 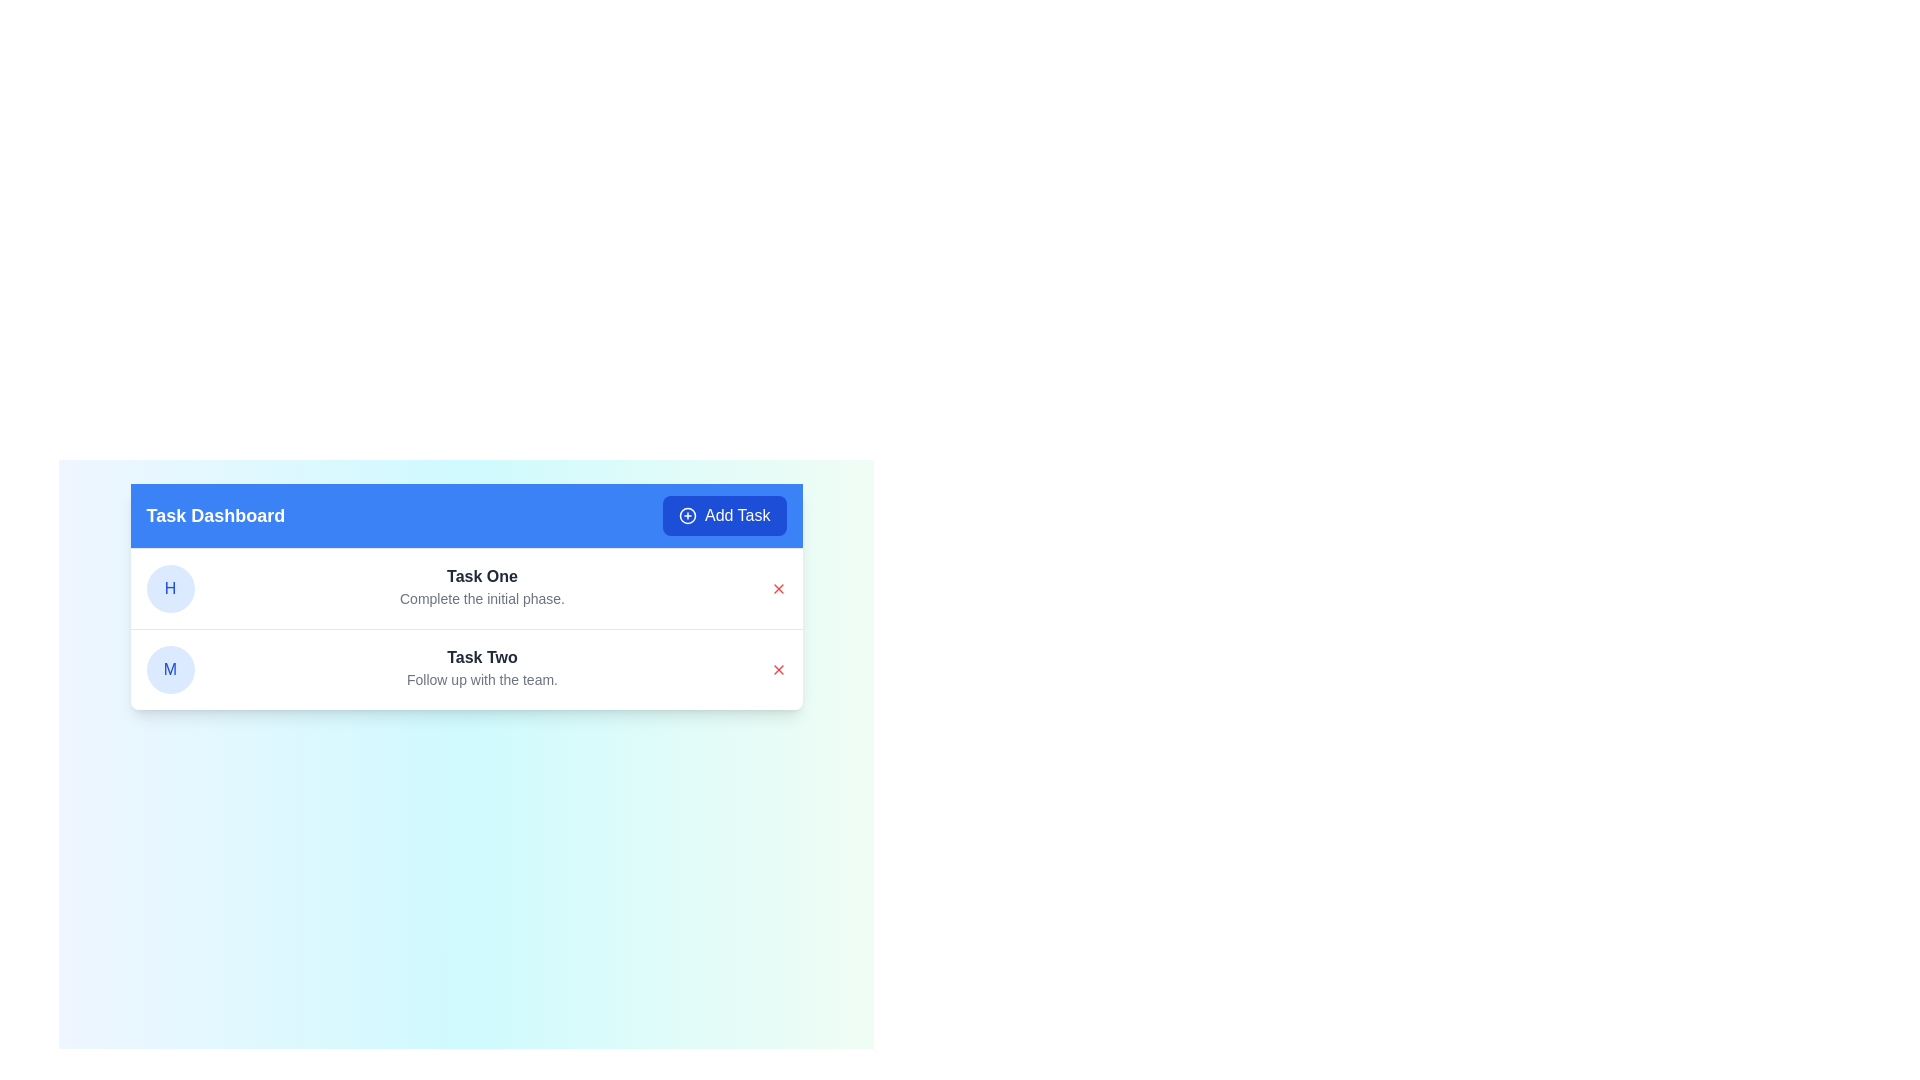 What do you see at coordinates (482, 658) in the screenshot?
I see `the title of the second task in the task list, which describes the task as 'Follow up with the team.'` at bounding box center [482, 658].